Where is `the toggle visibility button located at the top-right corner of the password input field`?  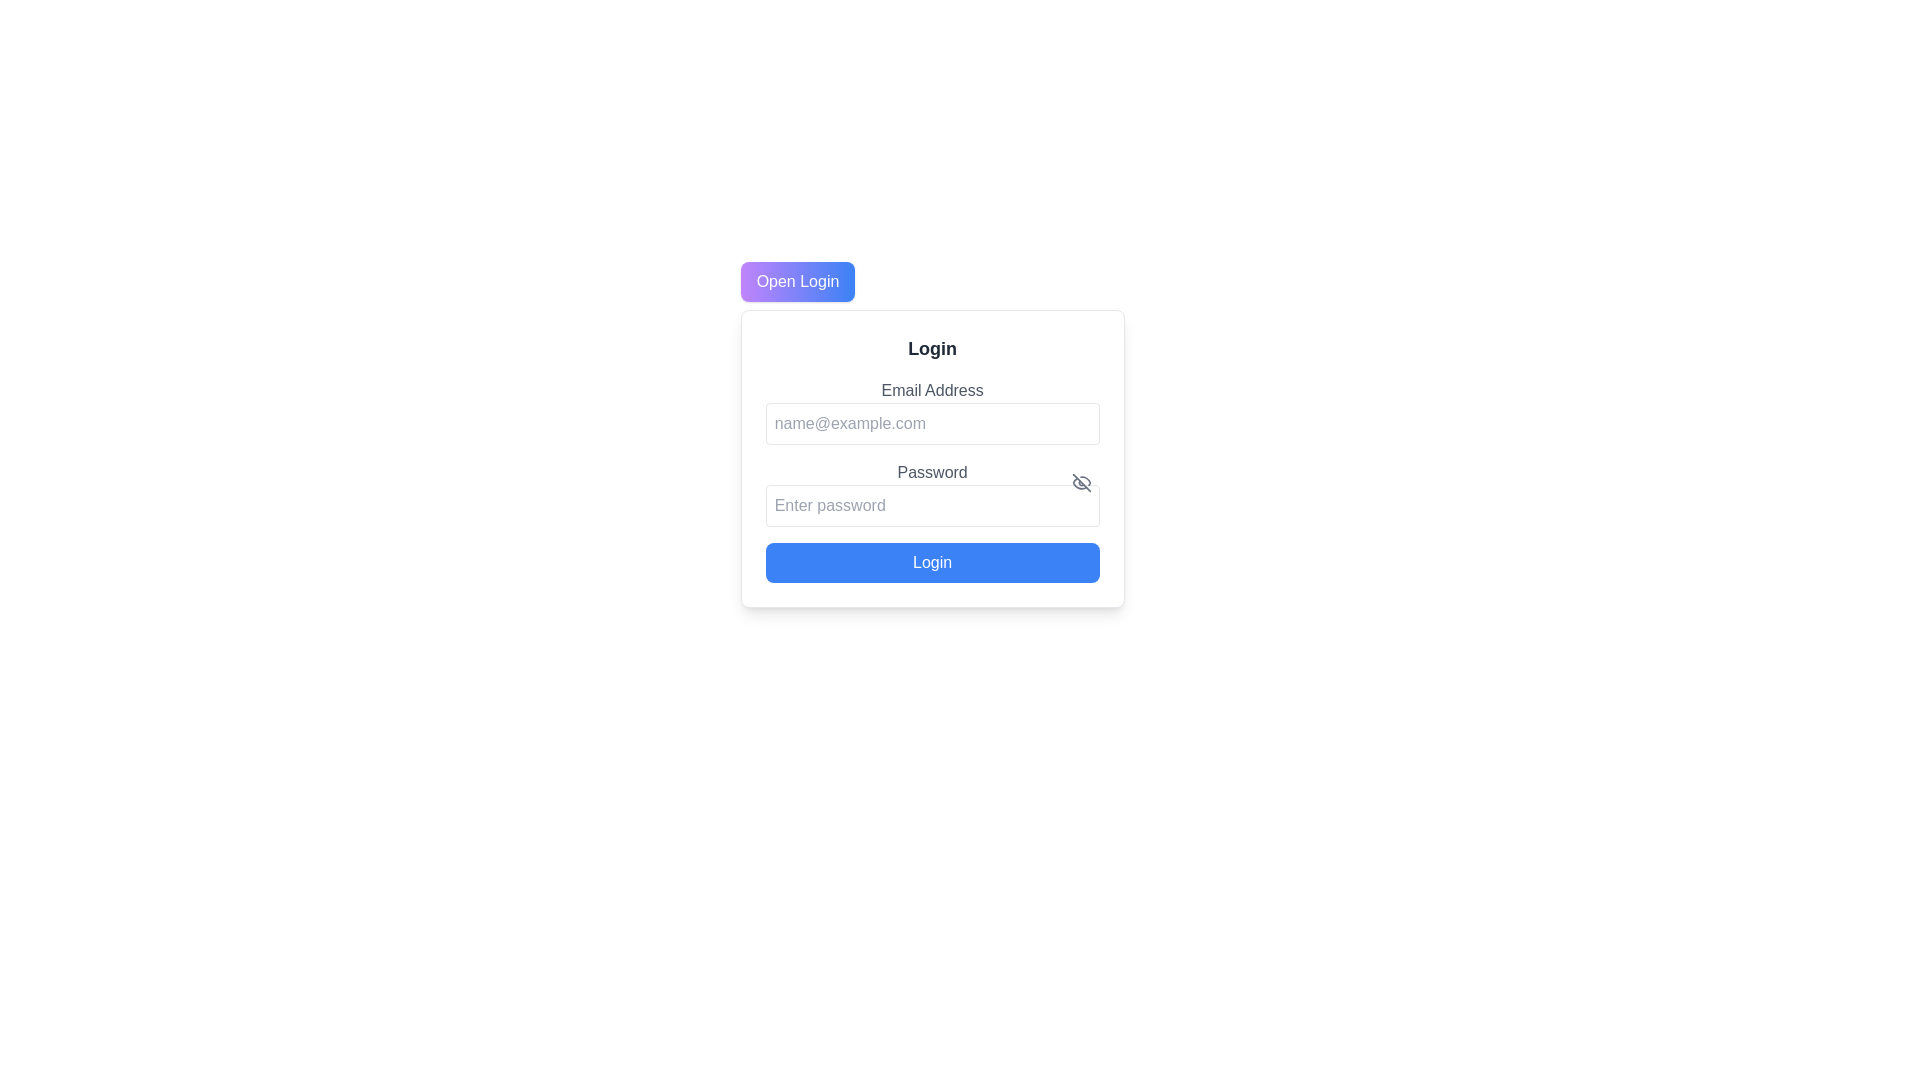 the toggle visibility button located at the top-right corner of the password input field is located at coordinates (1080, 482).